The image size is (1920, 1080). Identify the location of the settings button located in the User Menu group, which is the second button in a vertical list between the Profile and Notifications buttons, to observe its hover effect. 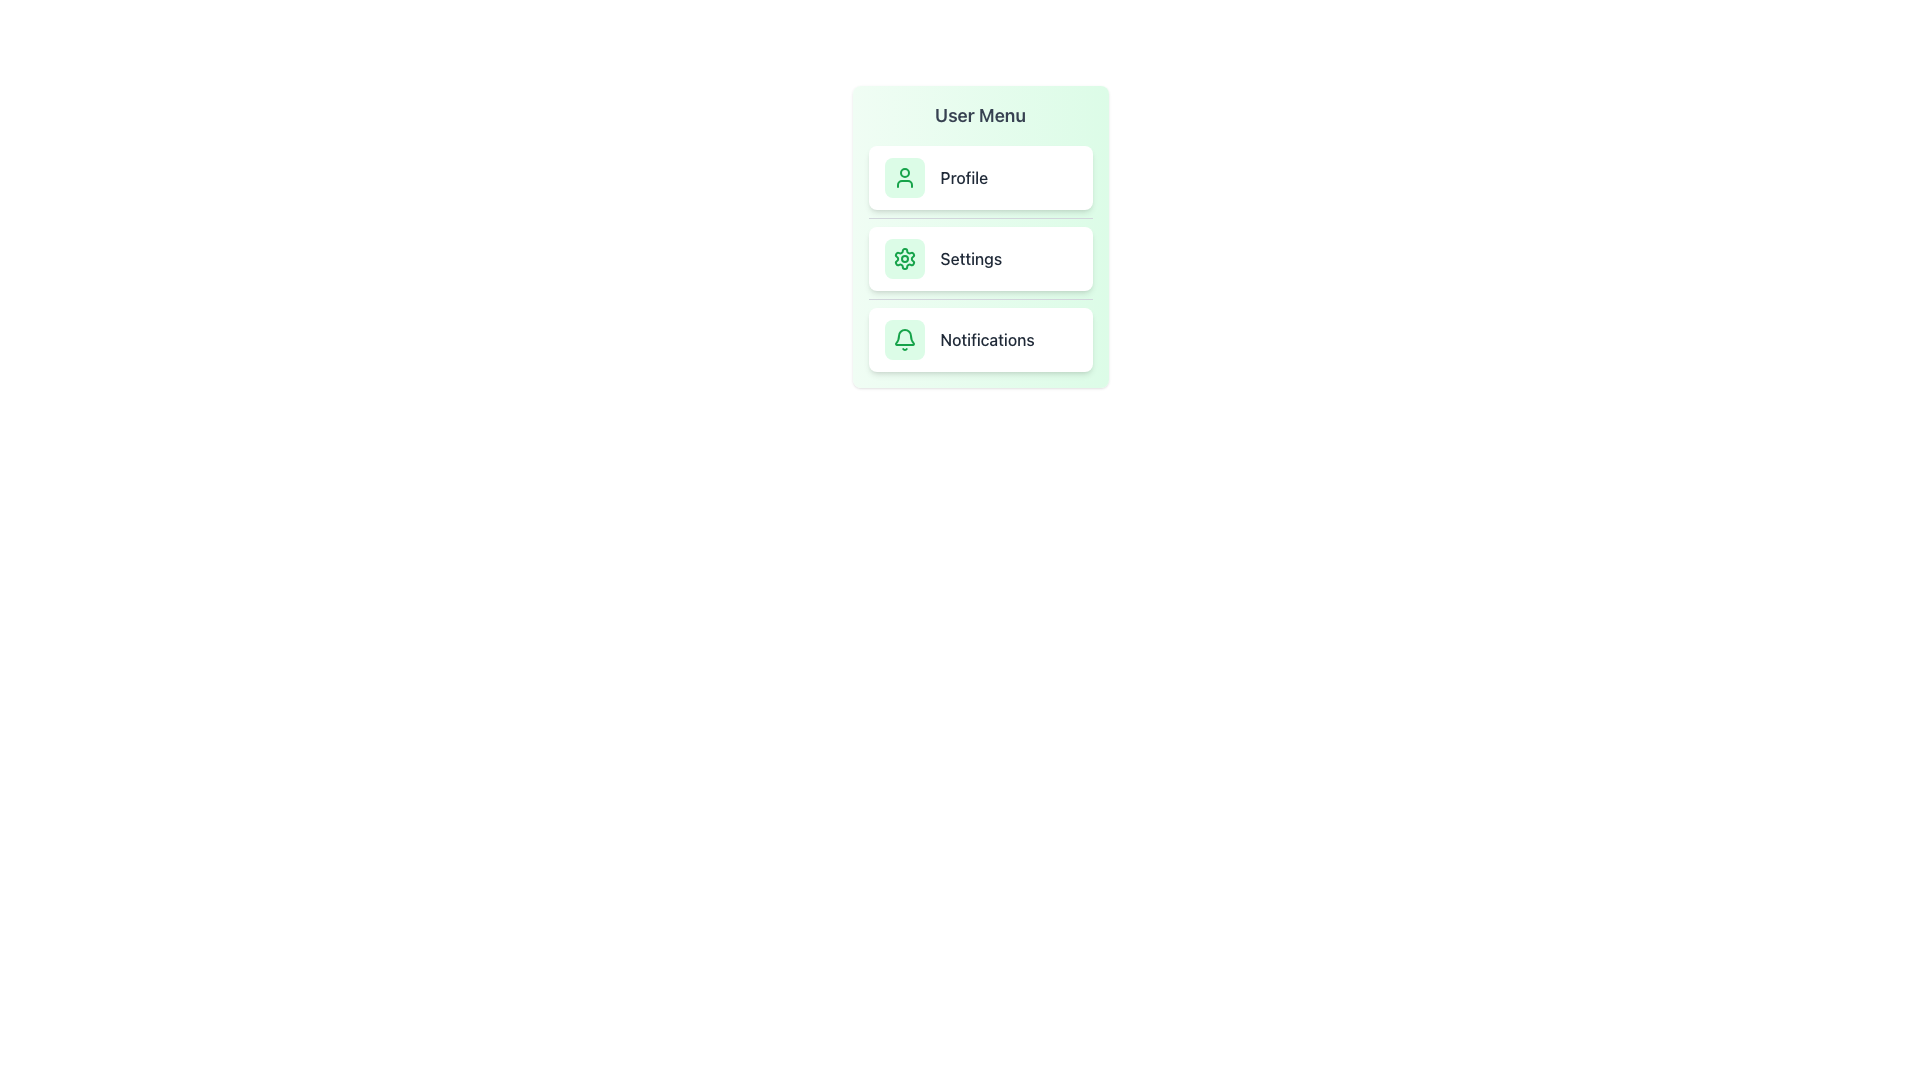
(980, 257).